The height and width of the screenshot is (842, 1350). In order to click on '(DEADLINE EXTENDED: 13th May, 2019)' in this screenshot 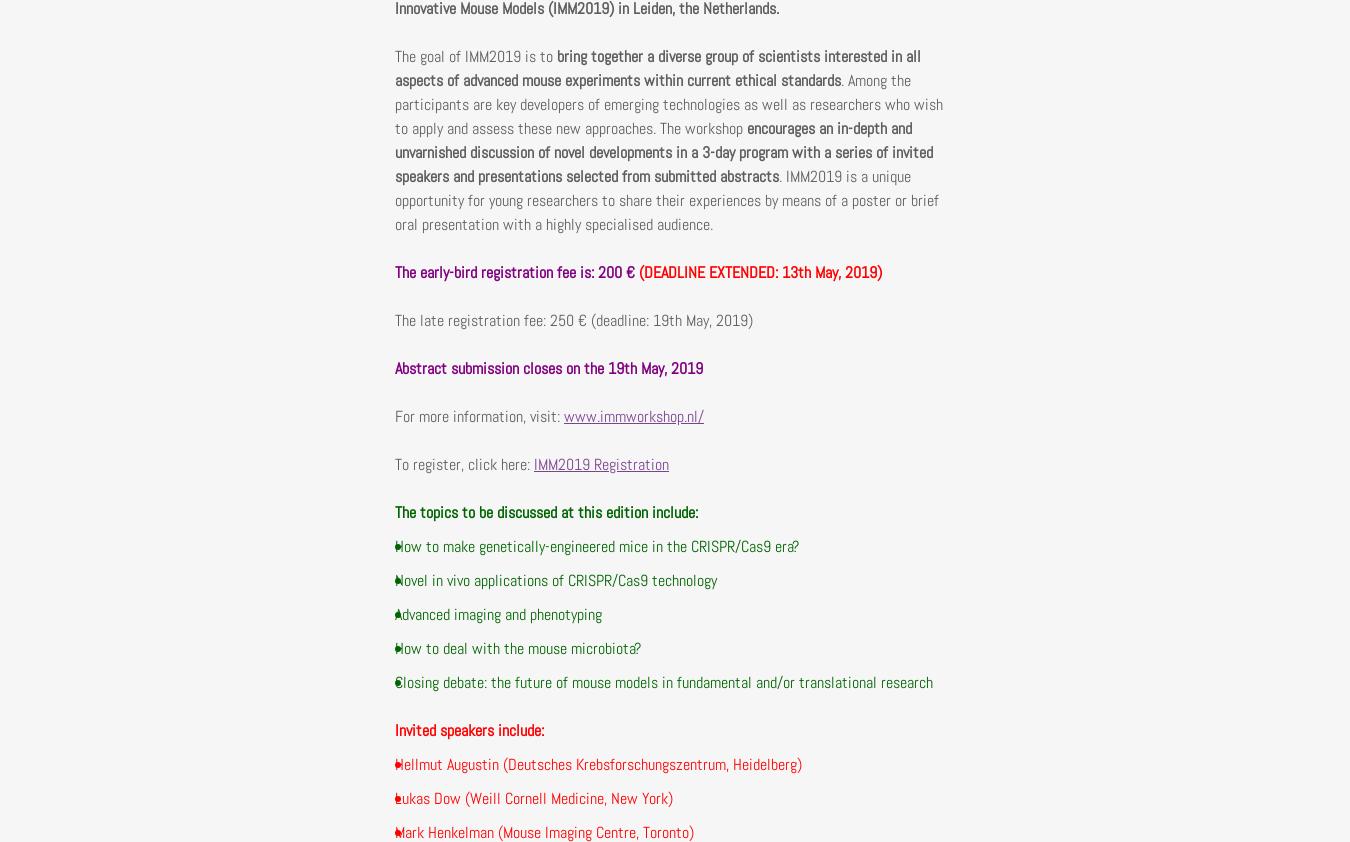, I will do `click(757, 271)`.